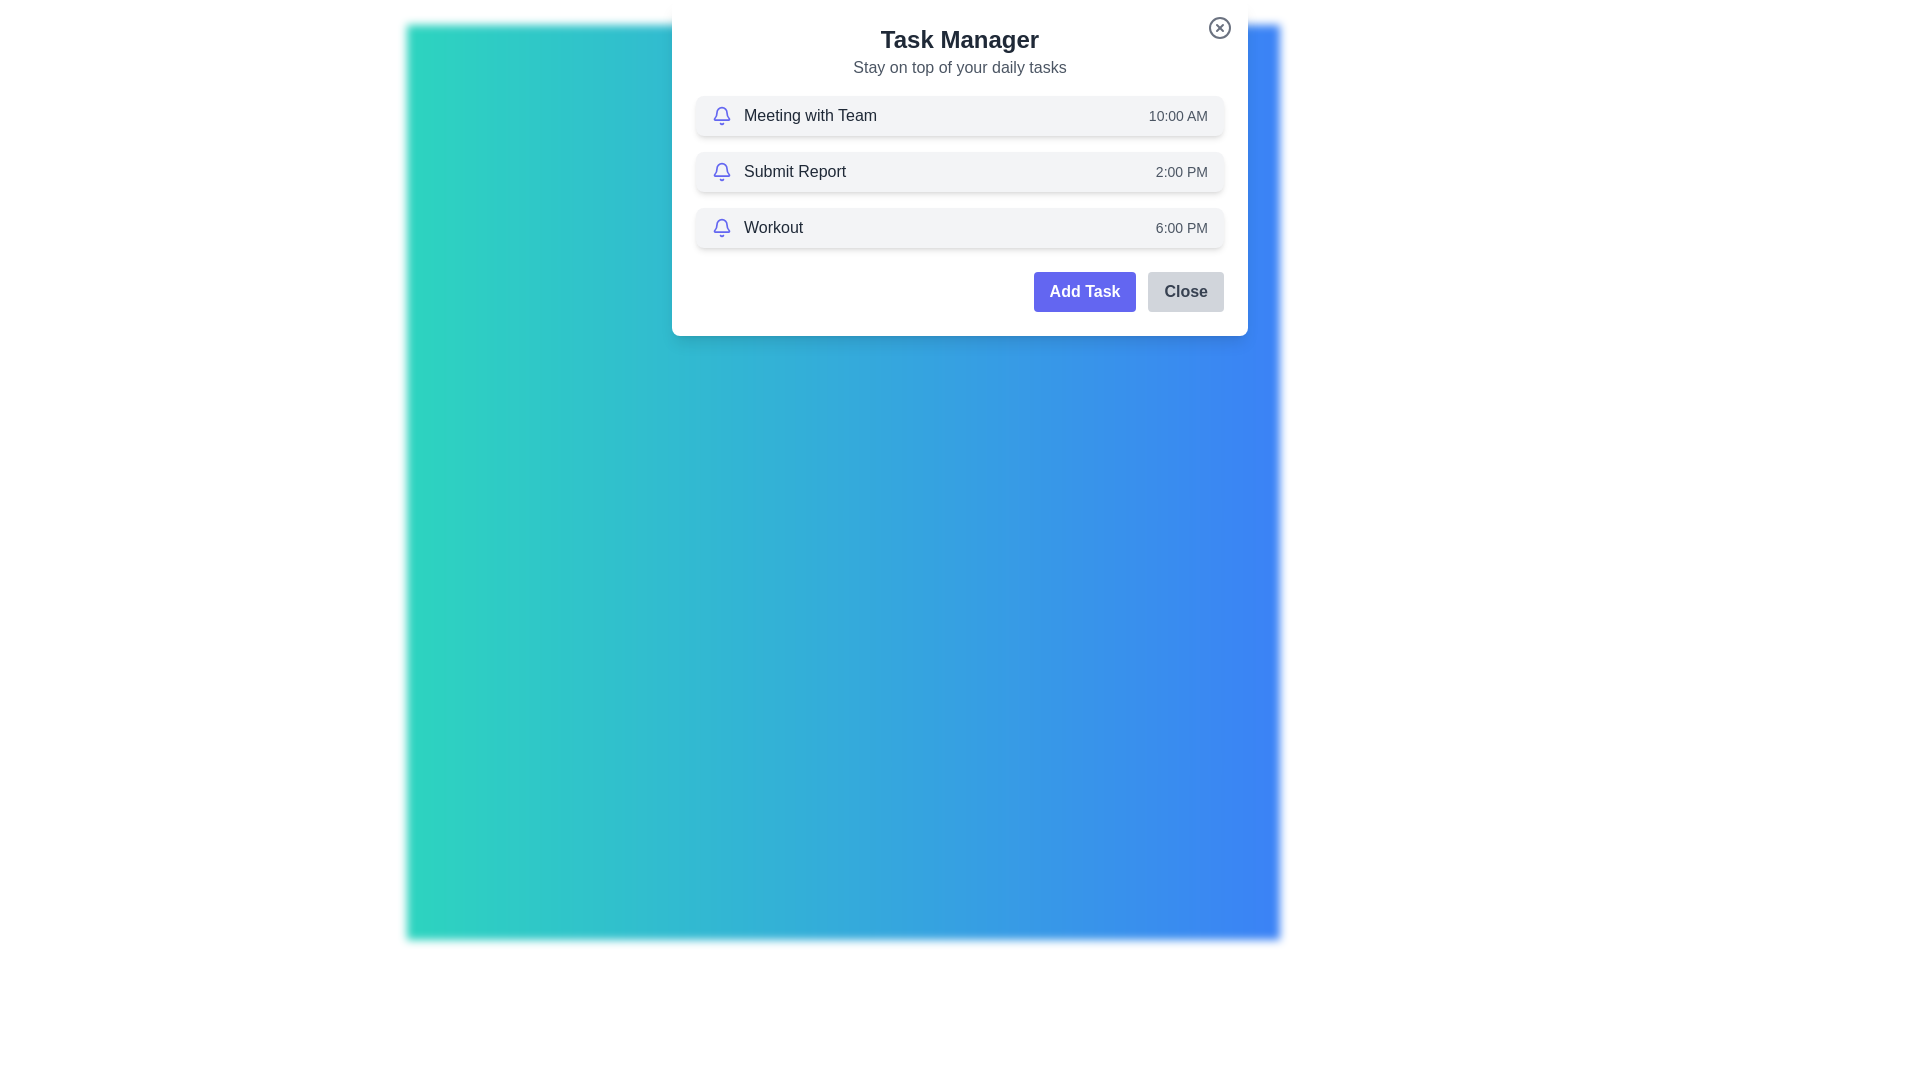 The image size is (1920, 1080). What do you see at coordinates (960, 226) in the screenshot?
I see `the third task item in the task manager list, which provides the task's title and scheduled time, positioned between 'Submit Report' and the bottom of the panel` at bounding box center [960, 226].